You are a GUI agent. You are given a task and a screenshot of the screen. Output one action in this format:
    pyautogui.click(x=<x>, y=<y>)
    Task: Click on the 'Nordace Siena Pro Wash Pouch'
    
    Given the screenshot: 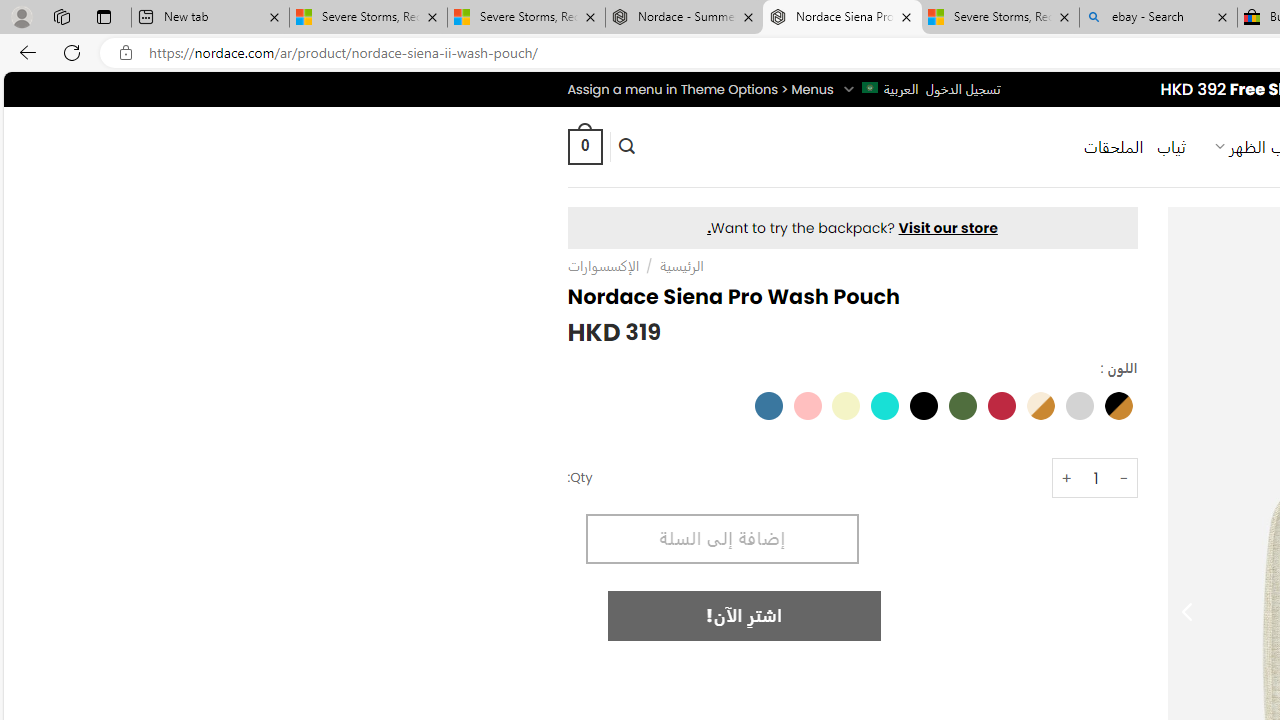 What is the action you would take?
    pyautogui.click(x=842, y=17)
    